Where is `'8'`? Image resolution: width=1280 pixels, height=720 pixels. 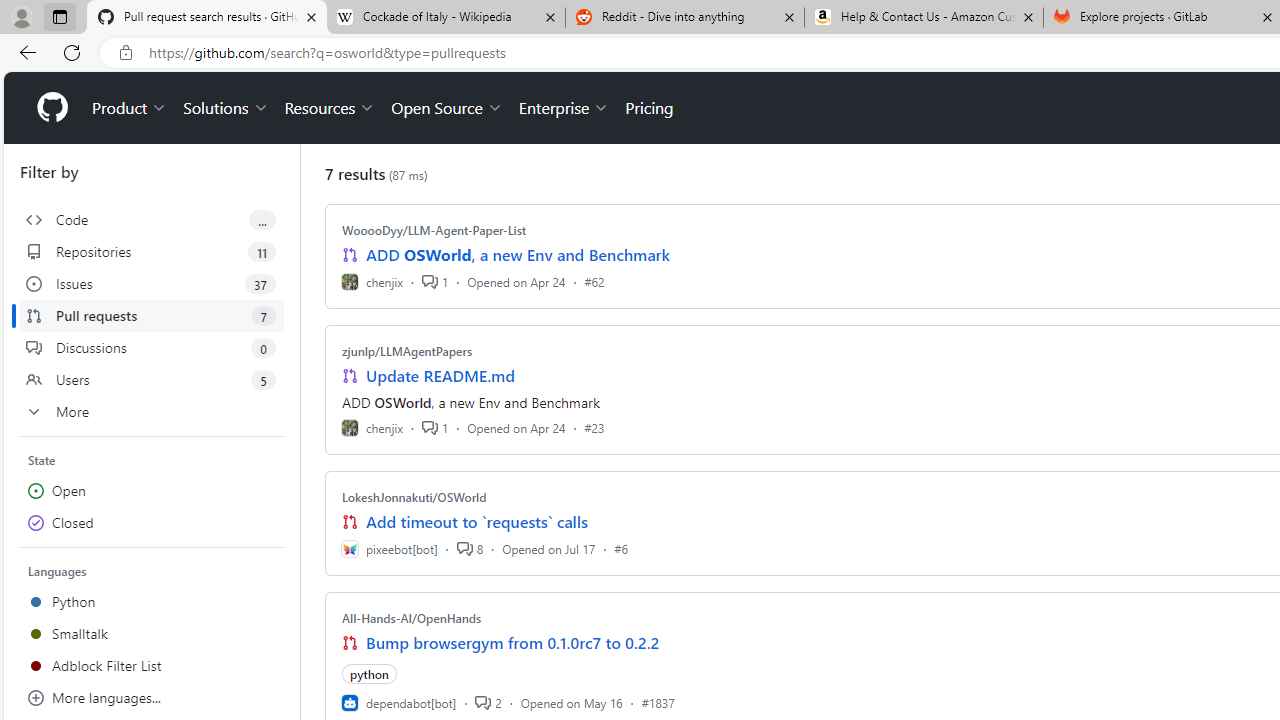 '8' is located at coordinates (468, 548).